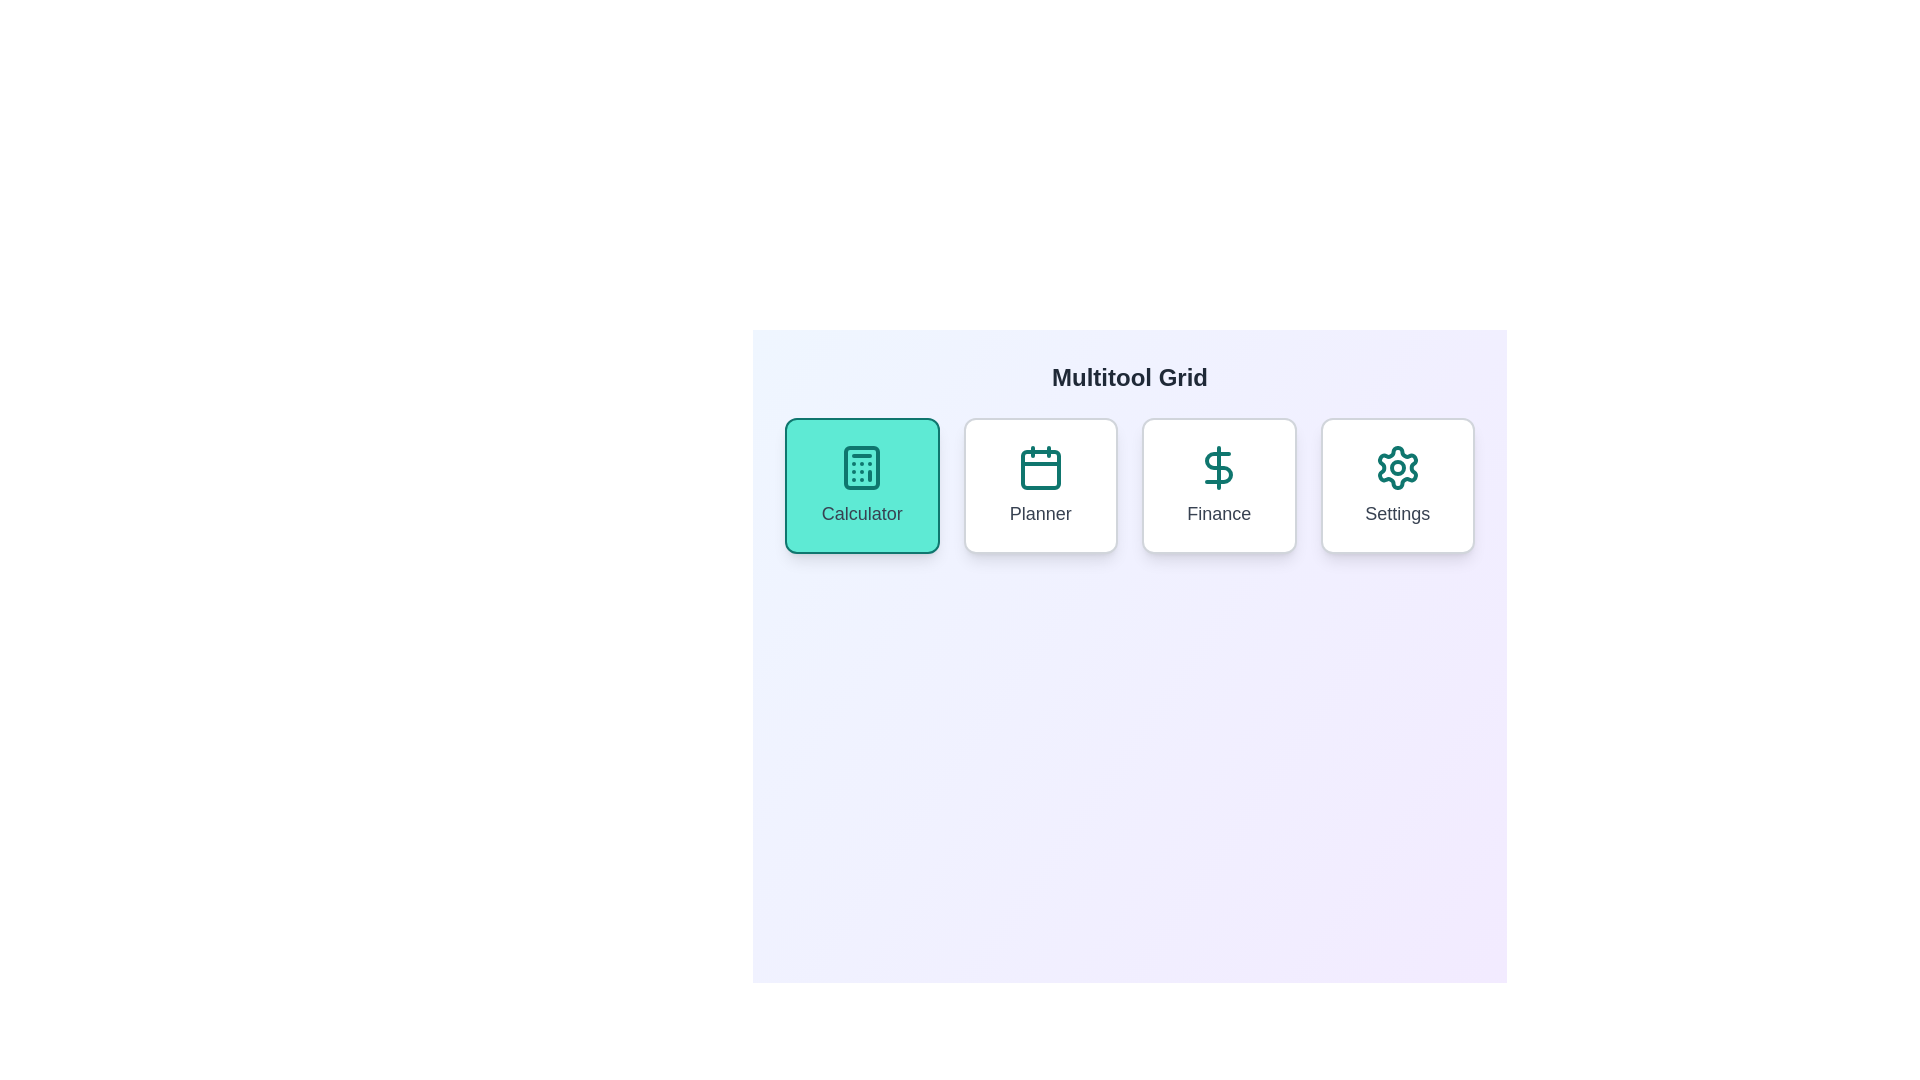 The width and height of the screenshot is (1920, 1080). Describe the element at coordinates (1218, 467) in the screenshot. I see `the decorative Finance icon located in the third cell of the grid, positioned above the label 'Finance'` at that location.